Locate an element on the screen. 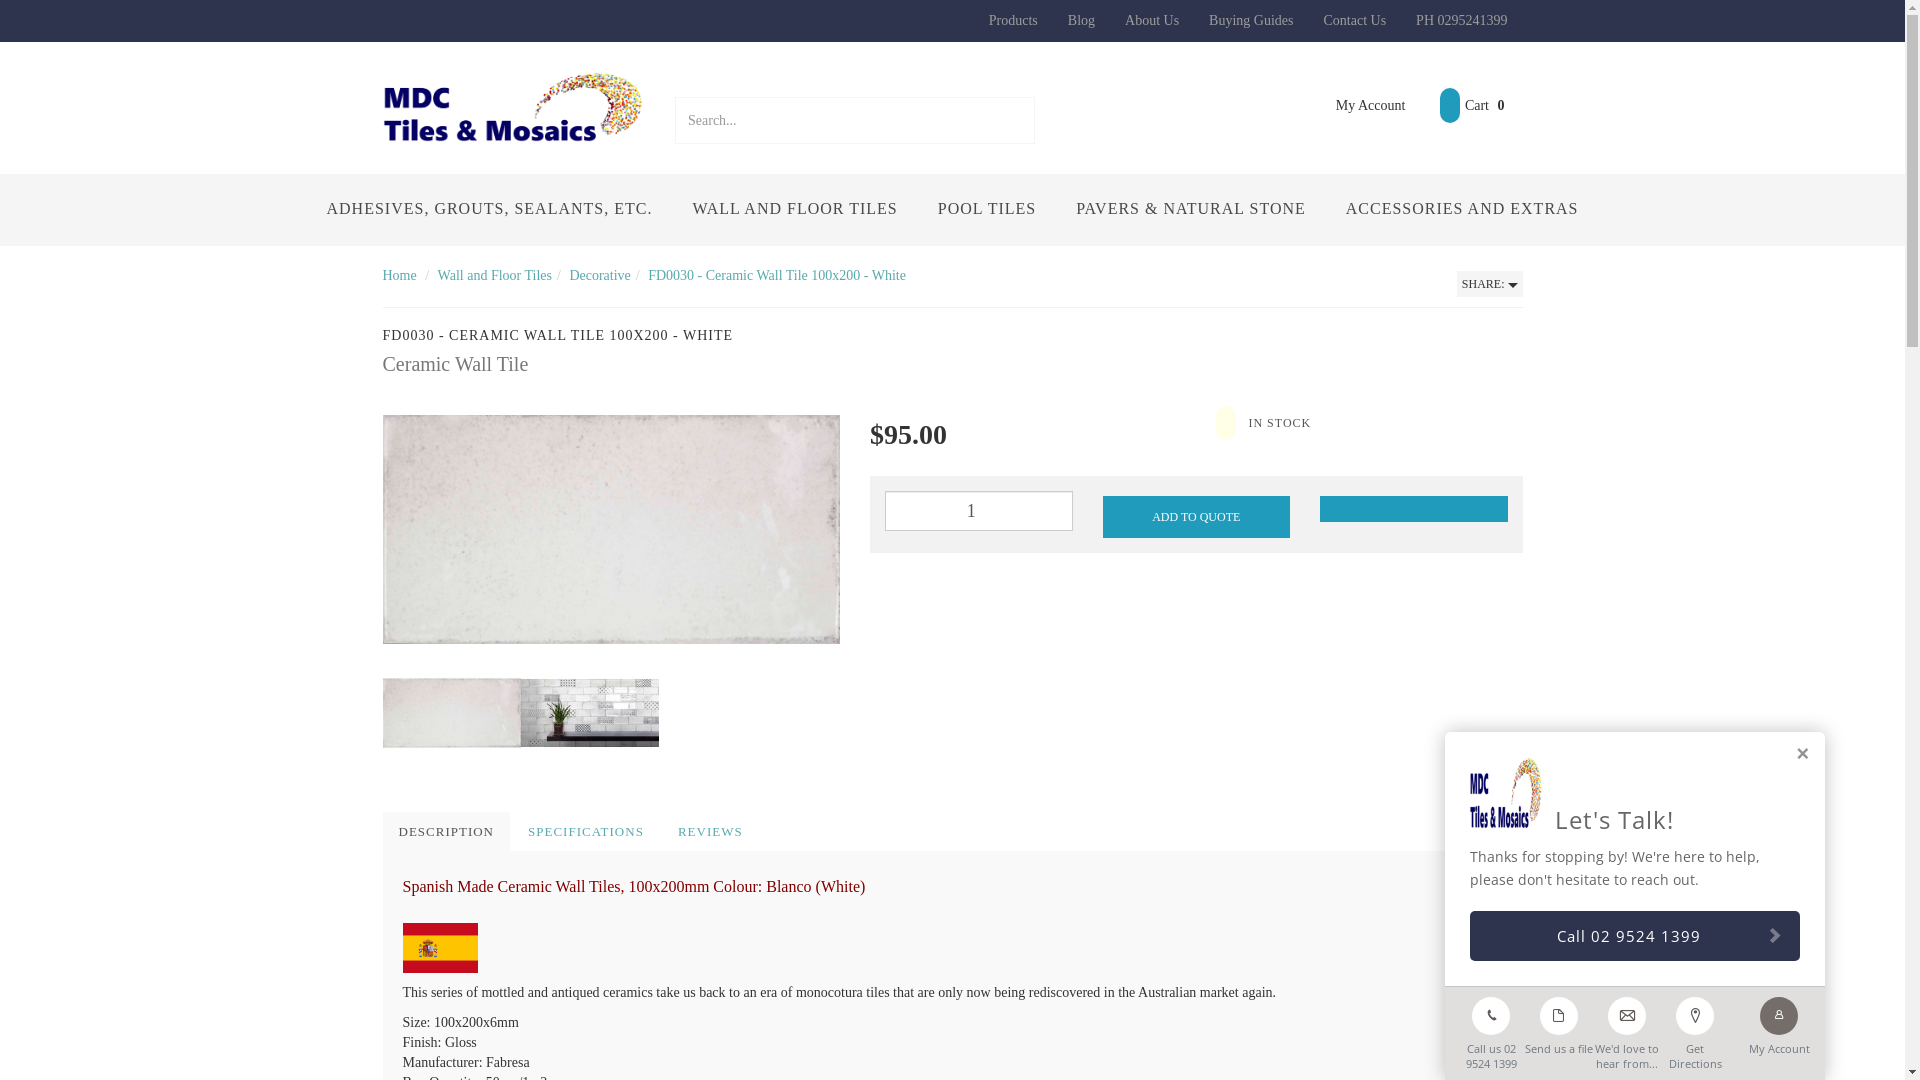 The image size is (1920, 1080). 'Wall and Floor Tiles' is located at coordinates (494, 275).